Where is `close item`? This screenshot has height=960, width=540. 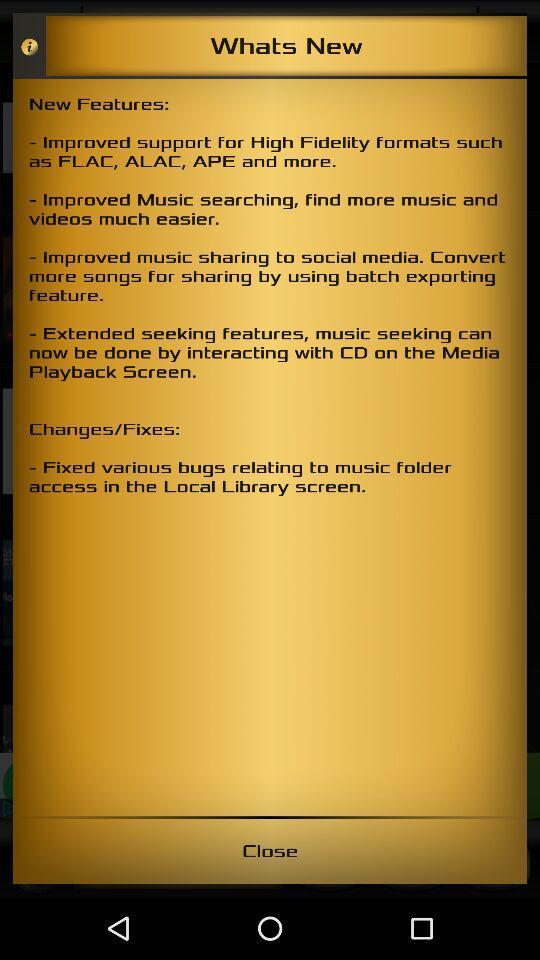
close item is located at coordinates (270, 850).